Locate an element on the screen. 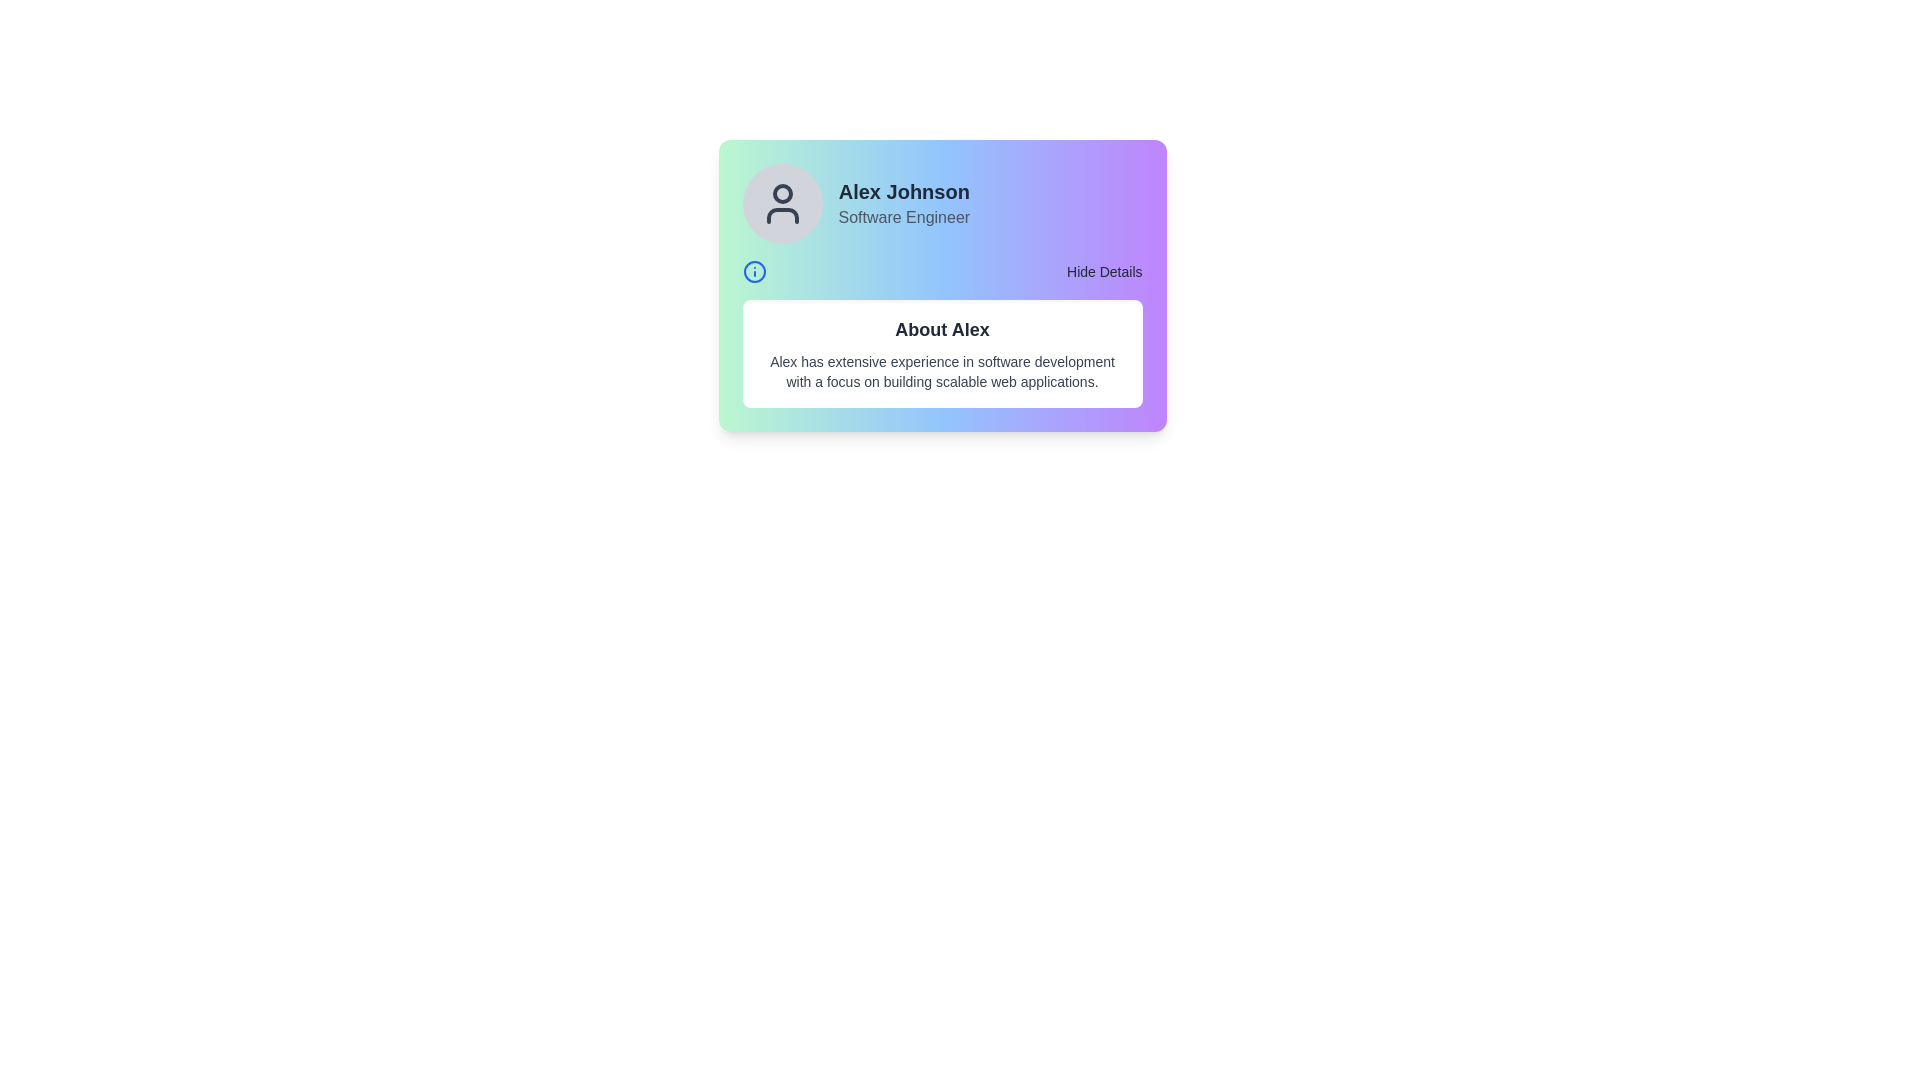 The width and height of the screenshot is (1920, 1080). the hyperlink text toggle located at the top right corner of the card component is located at coordinates (1103, 272).